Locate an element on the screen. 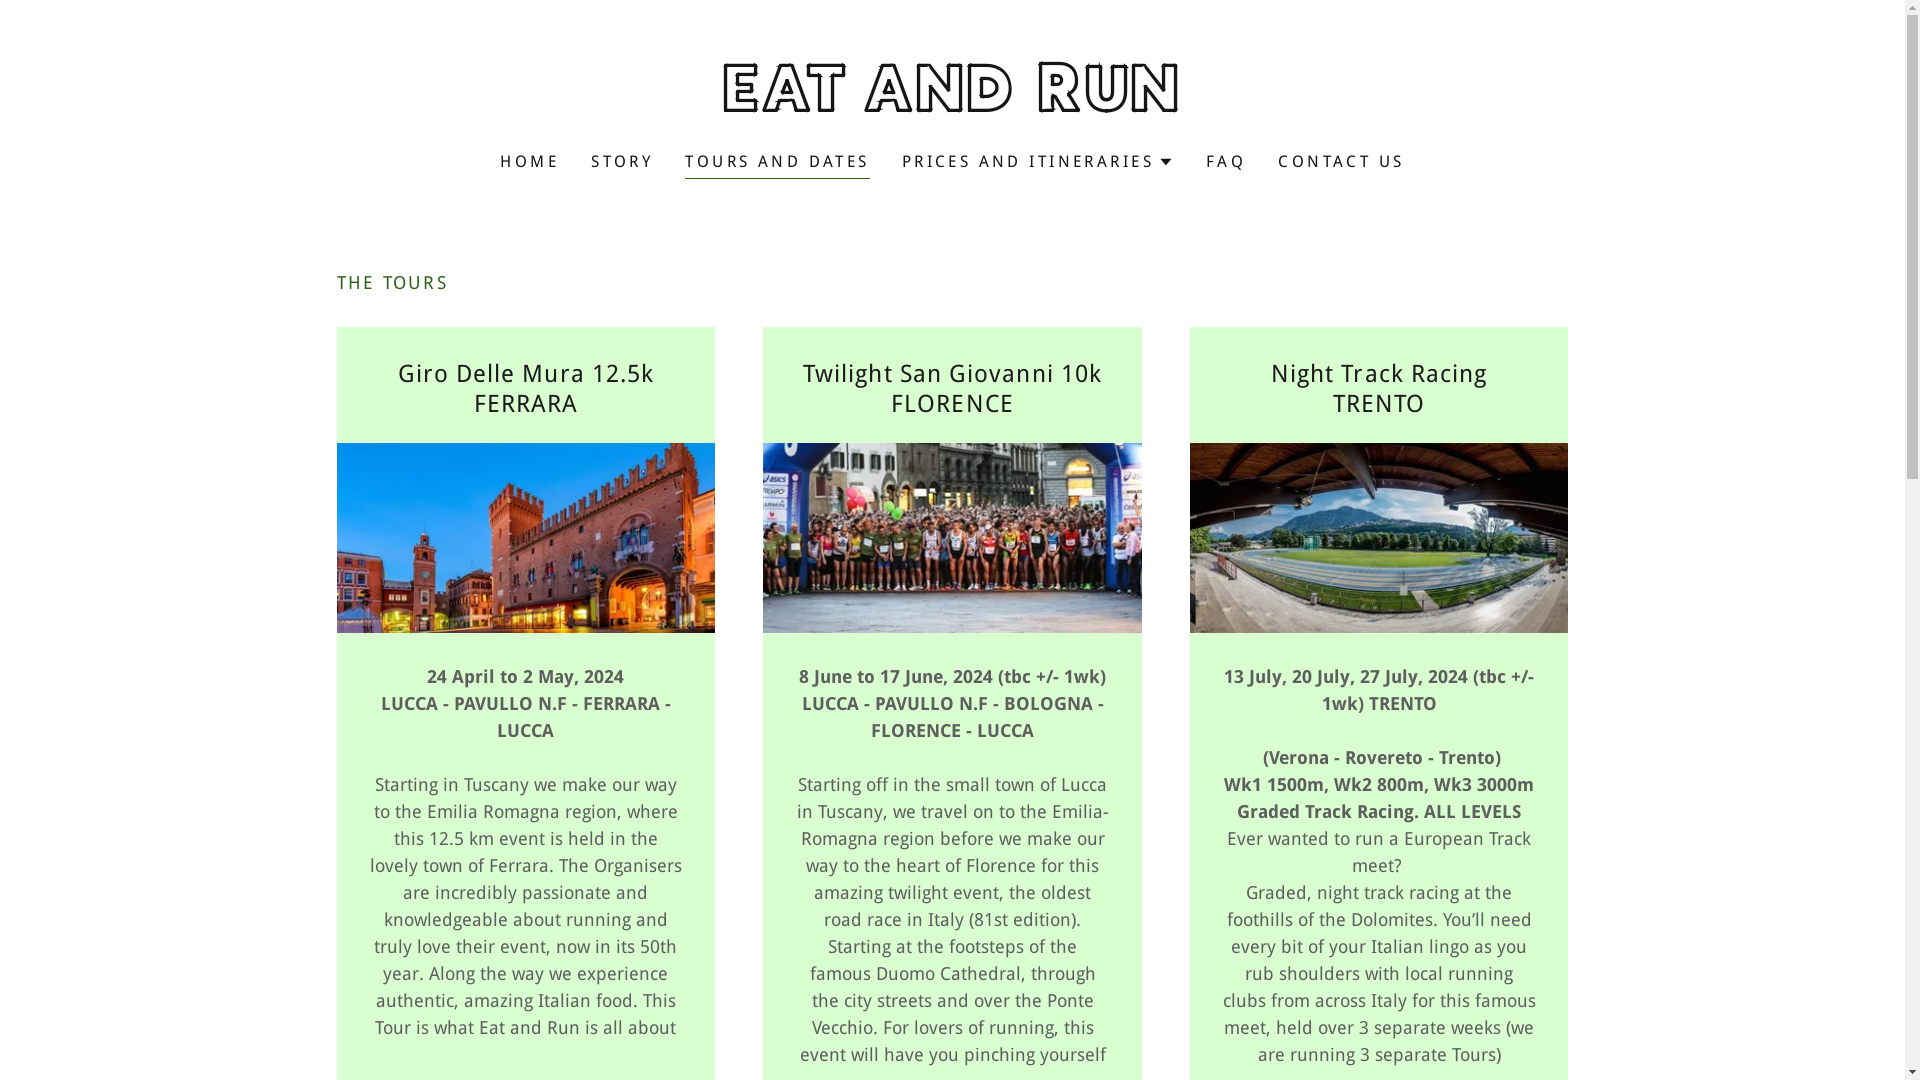  'EAT AND RUN' is located at coordinates (951, 105).